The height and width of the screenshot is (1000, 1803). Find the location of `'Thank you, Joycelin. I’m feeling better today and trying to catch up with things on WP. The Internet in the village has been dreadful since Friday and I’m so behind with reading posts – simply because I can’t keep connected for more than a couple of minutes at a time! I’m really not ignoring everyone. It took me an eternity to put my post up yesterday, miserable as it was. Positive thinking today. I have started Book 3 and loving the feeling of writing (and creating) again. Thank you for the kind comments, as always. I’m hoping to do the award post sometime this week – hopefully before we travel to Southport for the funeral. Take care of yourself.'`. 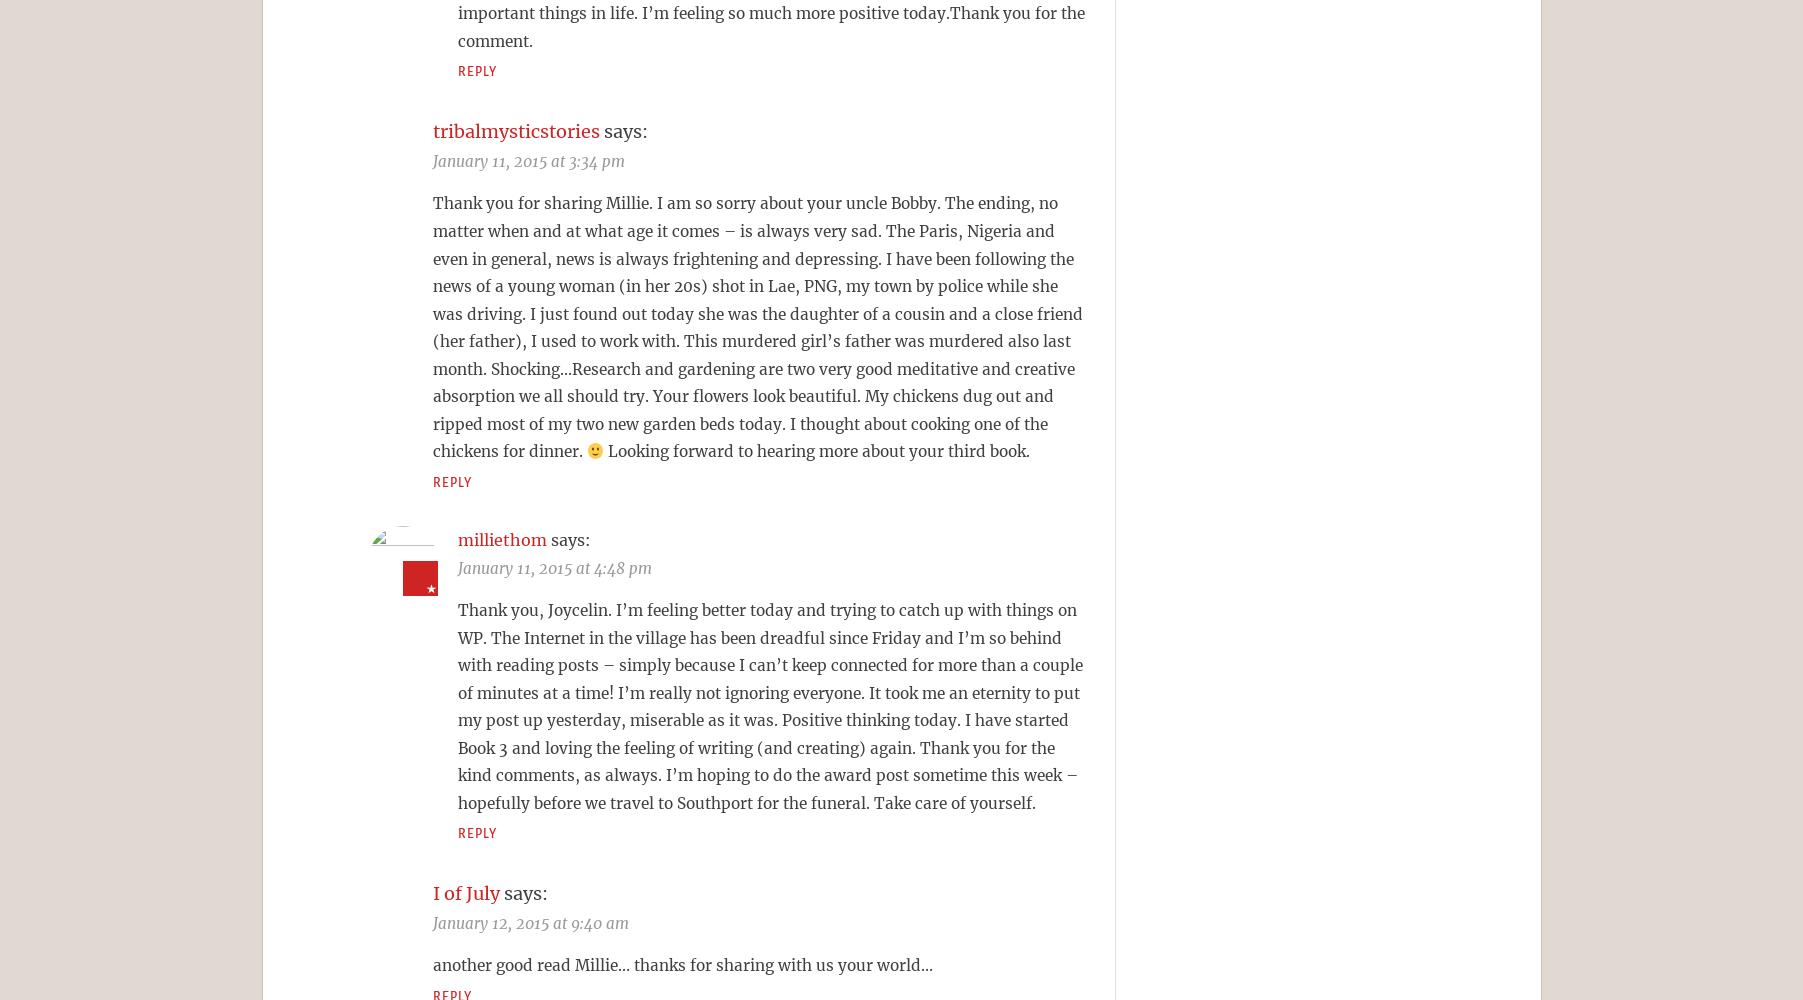

'Thank you, Joycelin. I’m feeling better today and trying to catch up with things on WP. The Internet in the village has been dreadful since Friday and I’m so behind with reading posts – simply because I can’t keep connected for more than a couple of minutes at a time! I’m really not ignoring everyone. It took me an eternity to put my post up yesterday, miserable as it was. Positive thinking today. I have started Book 3 and loving the feeling of writing (and creating) again. Thank you for the kind comments, as always. I’m hoping to do the award post sometime this week – hopefully before we travel to Southport for the funeral. Take care of yourself.' is located at coordinates (769, 705).